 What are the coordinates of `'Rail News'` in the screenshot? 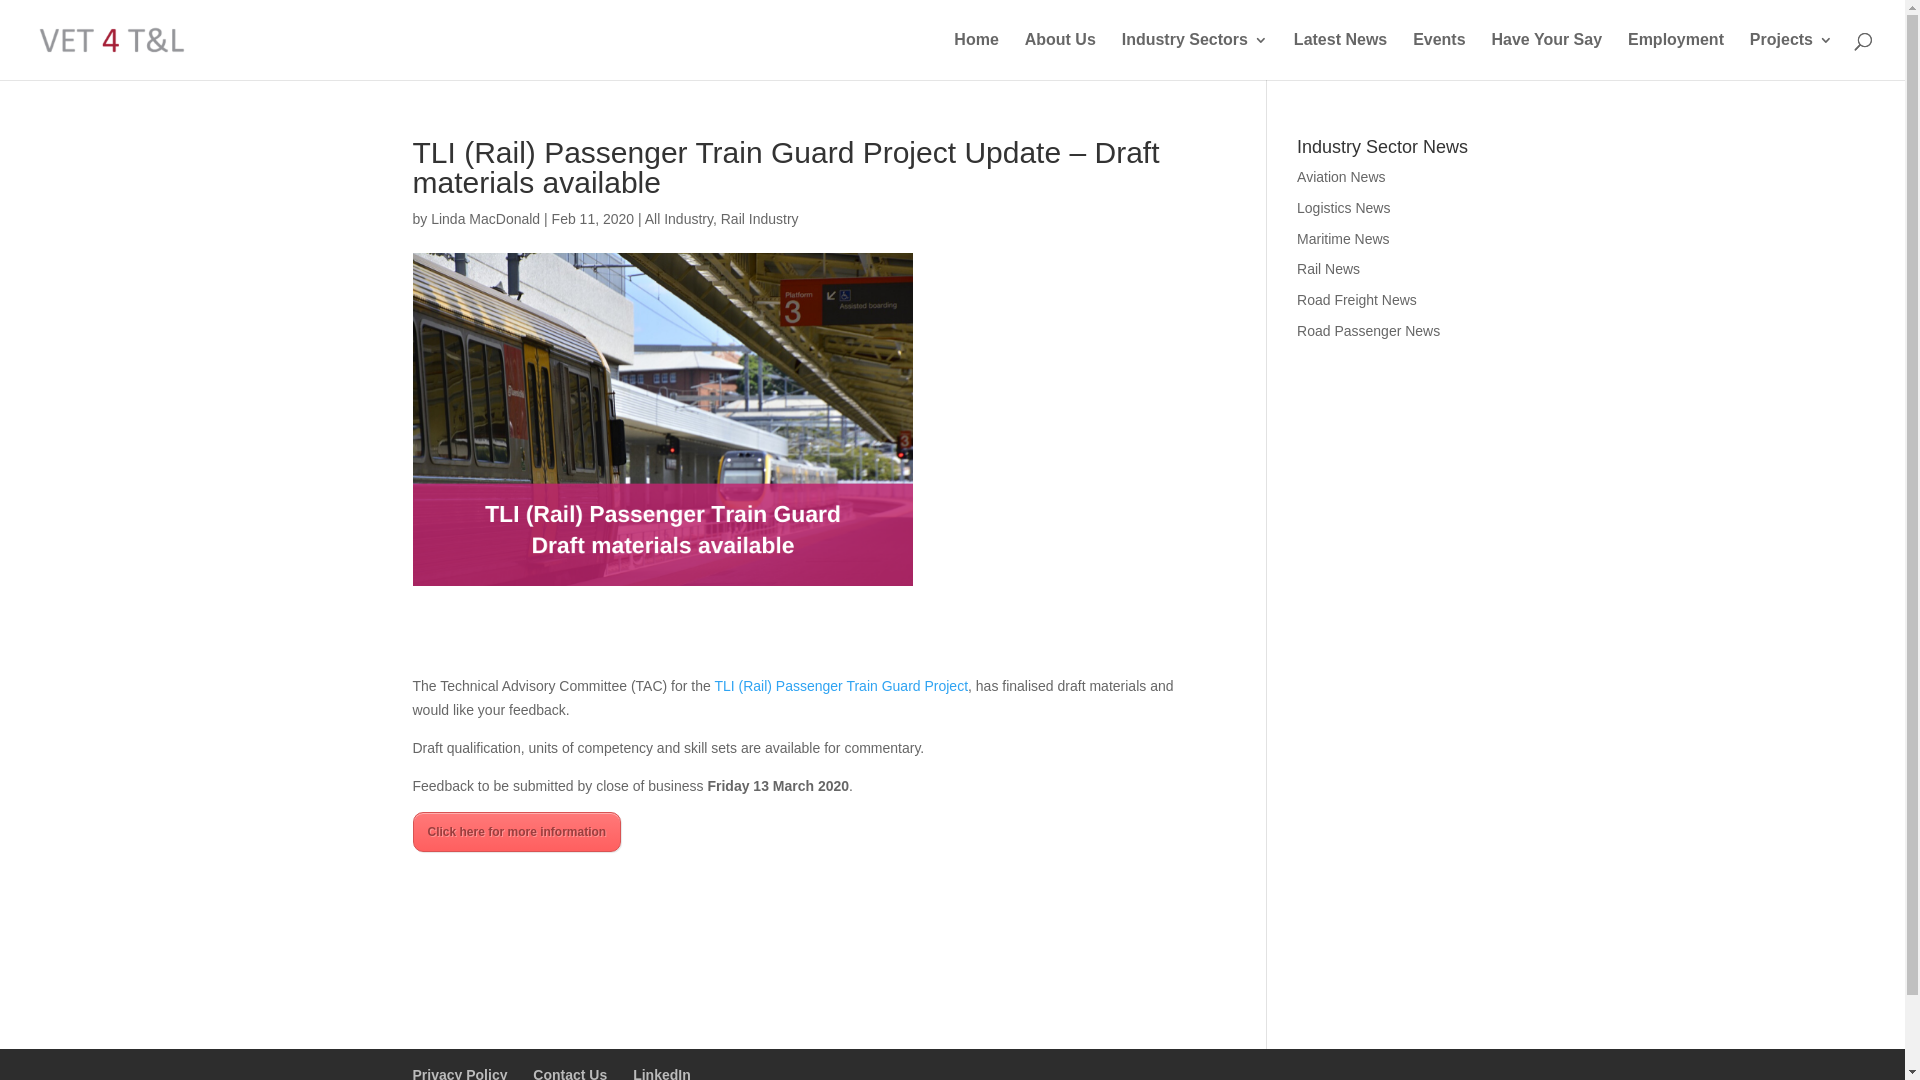 It's located at (1328, 268).